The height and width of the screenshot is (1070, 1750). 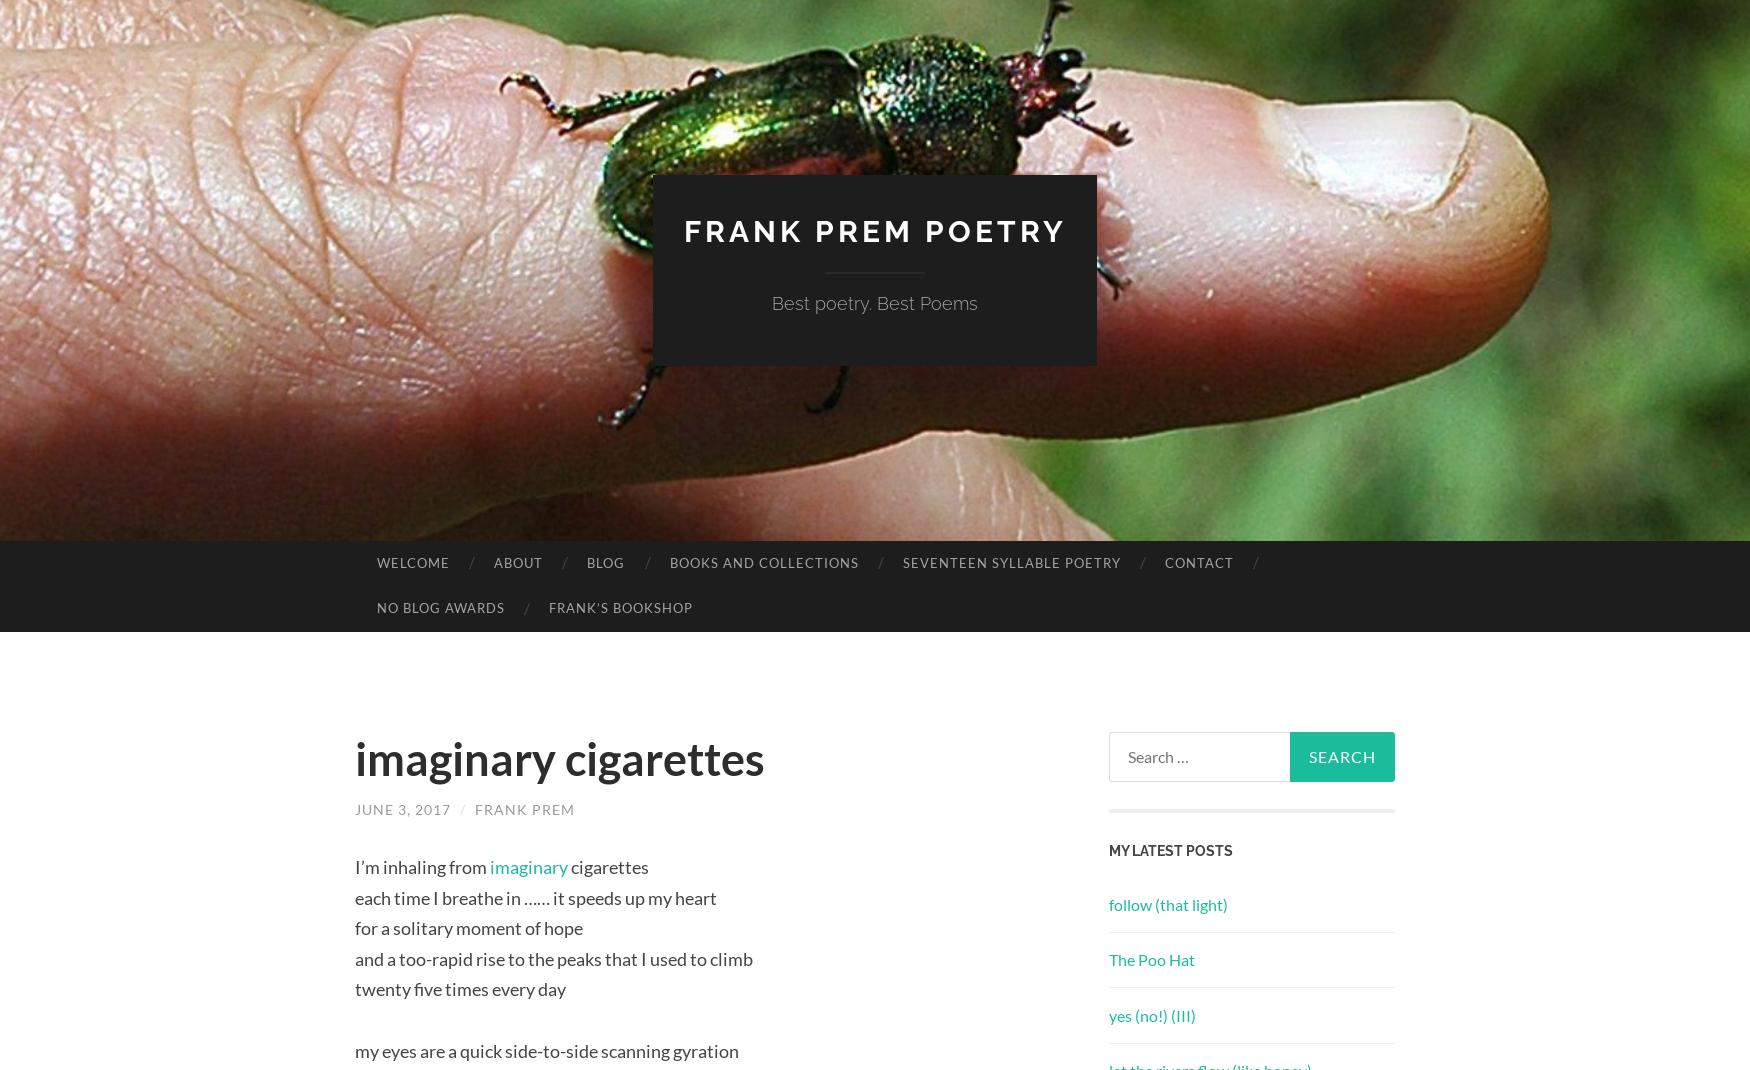 What do you see at coordinates (469, 927) in the screenshot?
I see `'for a solitary moment of hope'` at bounding box center [469, 927].